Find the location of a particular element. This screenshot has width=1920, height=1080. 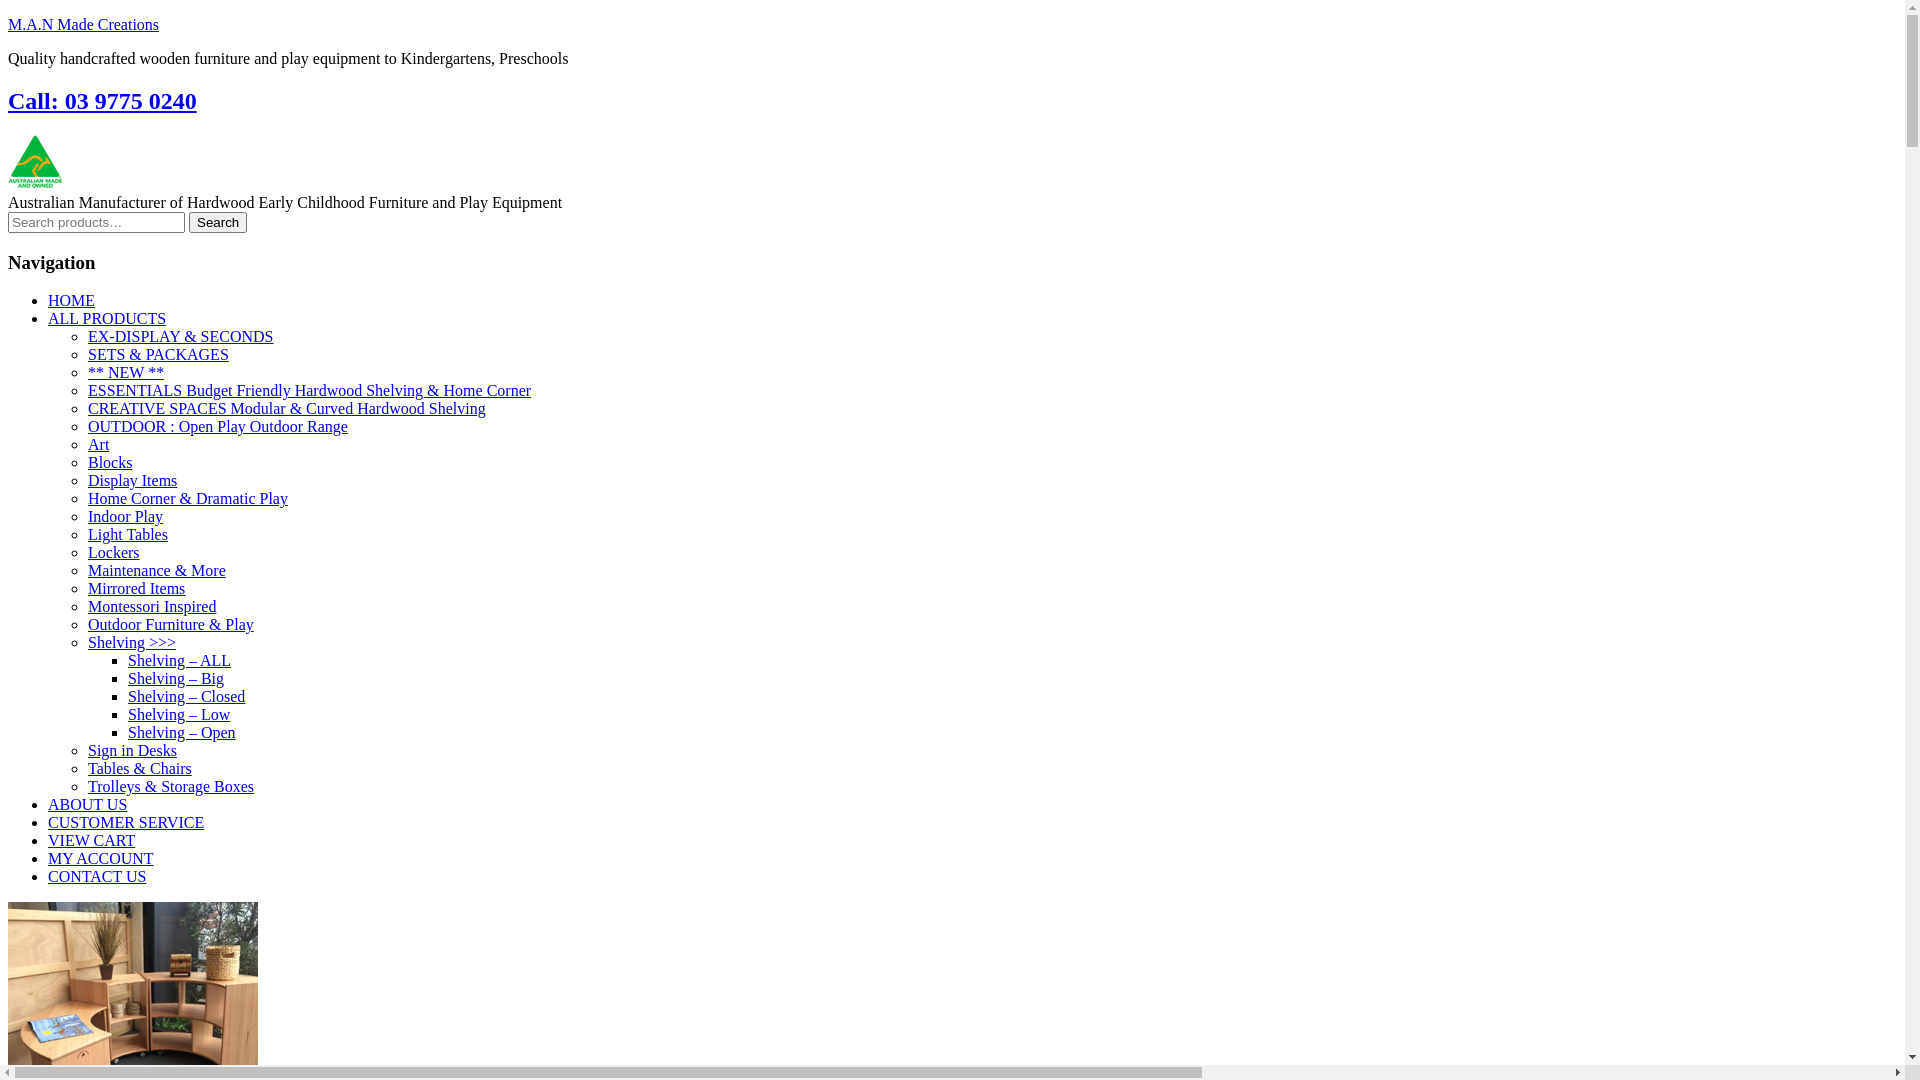

'Home Corner & Dramatic Play' is located at coordinates (187, 497).